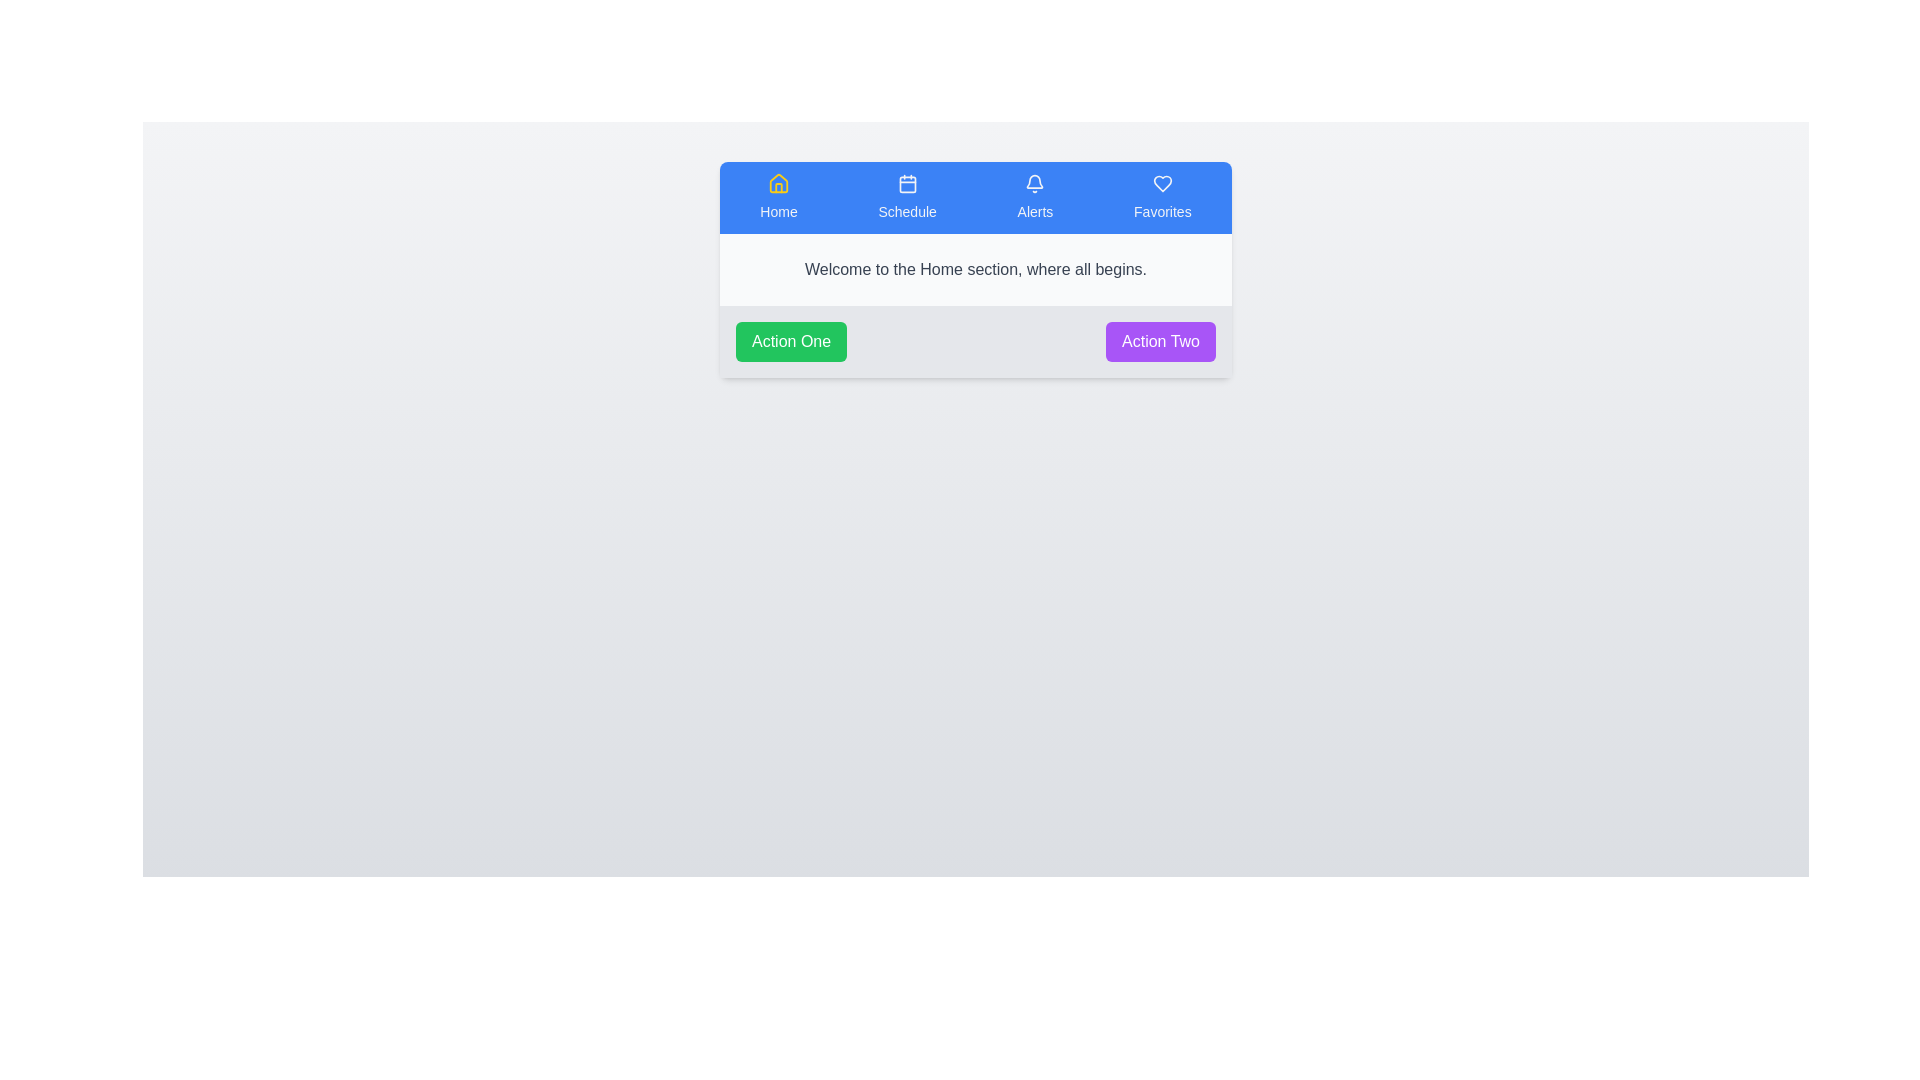  What do you see at coordinates (777, 197) in the screenshot?
I see `the icon labeled 'Home' to observe visual feedback` at bounding box center [777, 197].